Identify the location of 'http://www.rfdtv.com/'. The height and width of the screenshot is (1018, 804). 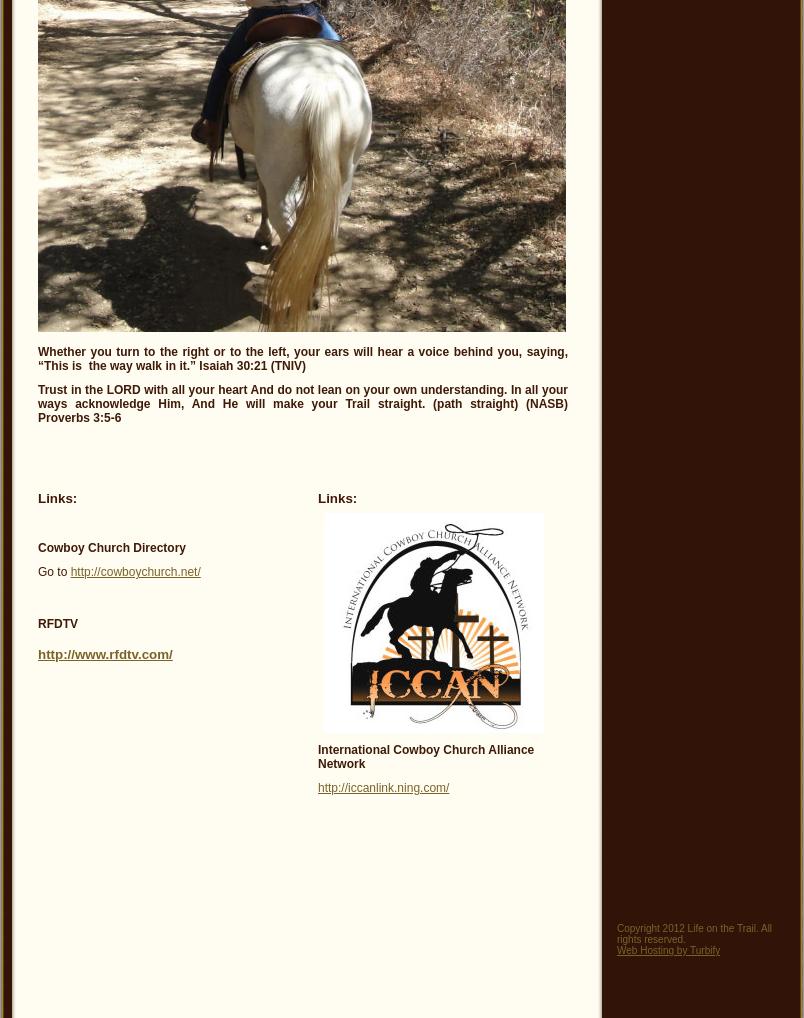
(38, 653).